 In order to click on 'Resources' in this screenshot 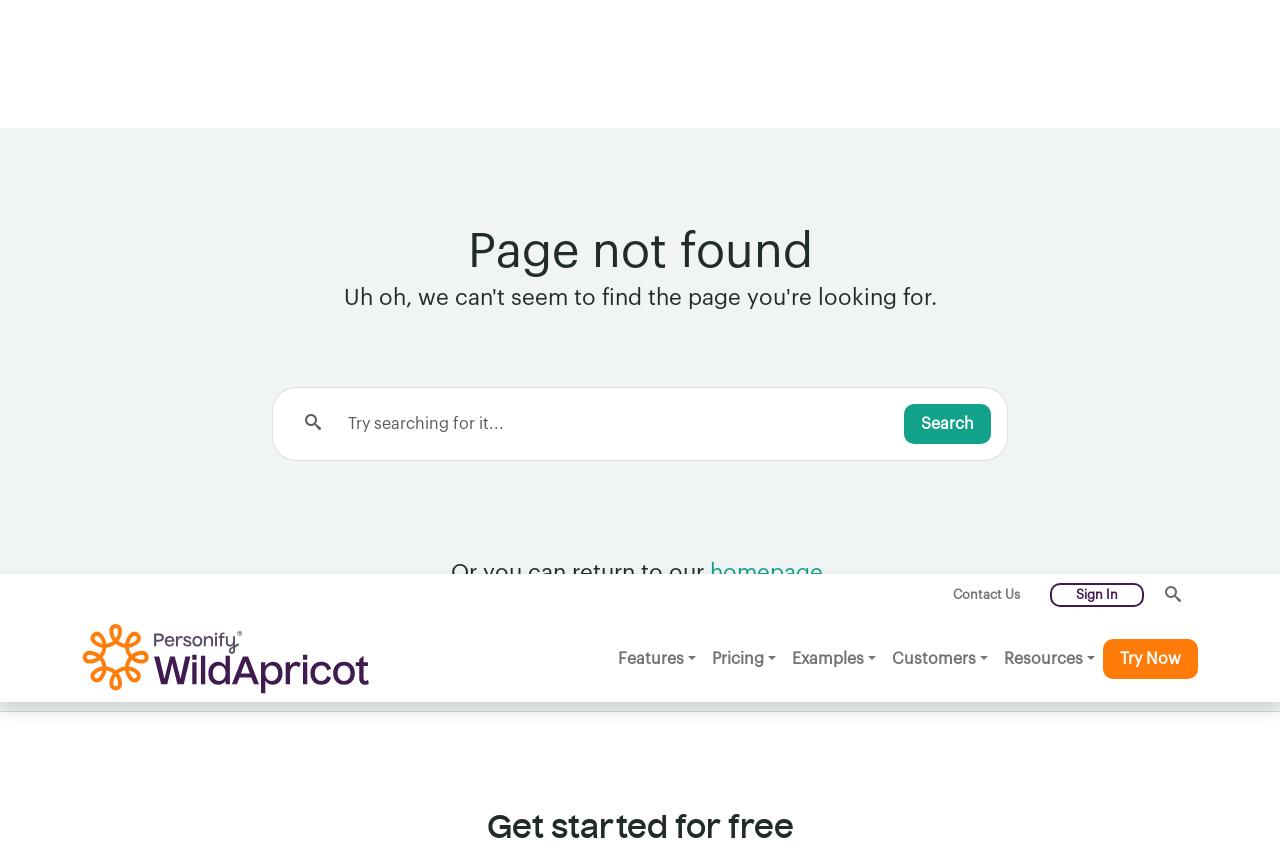, I will do `click(1041, 55)`.